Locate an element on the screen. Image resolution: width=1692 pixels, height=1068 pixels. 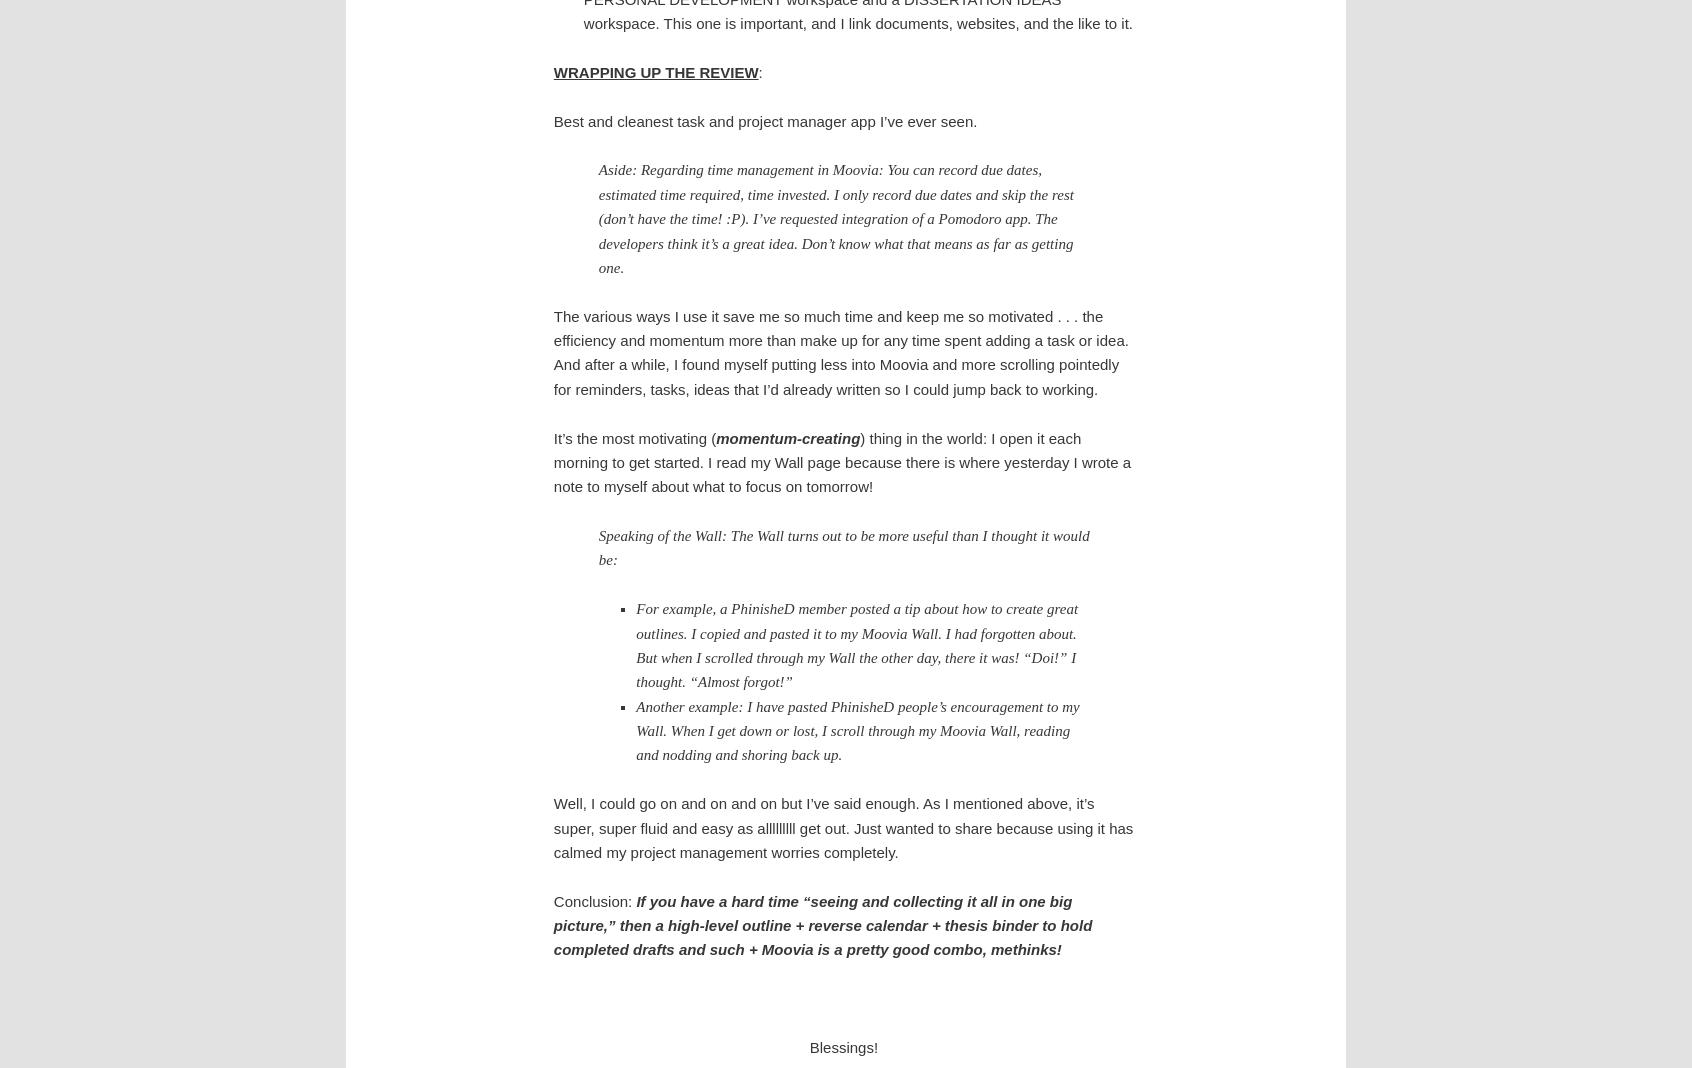
'Blessings!' is located at coordinates (845, 1046).